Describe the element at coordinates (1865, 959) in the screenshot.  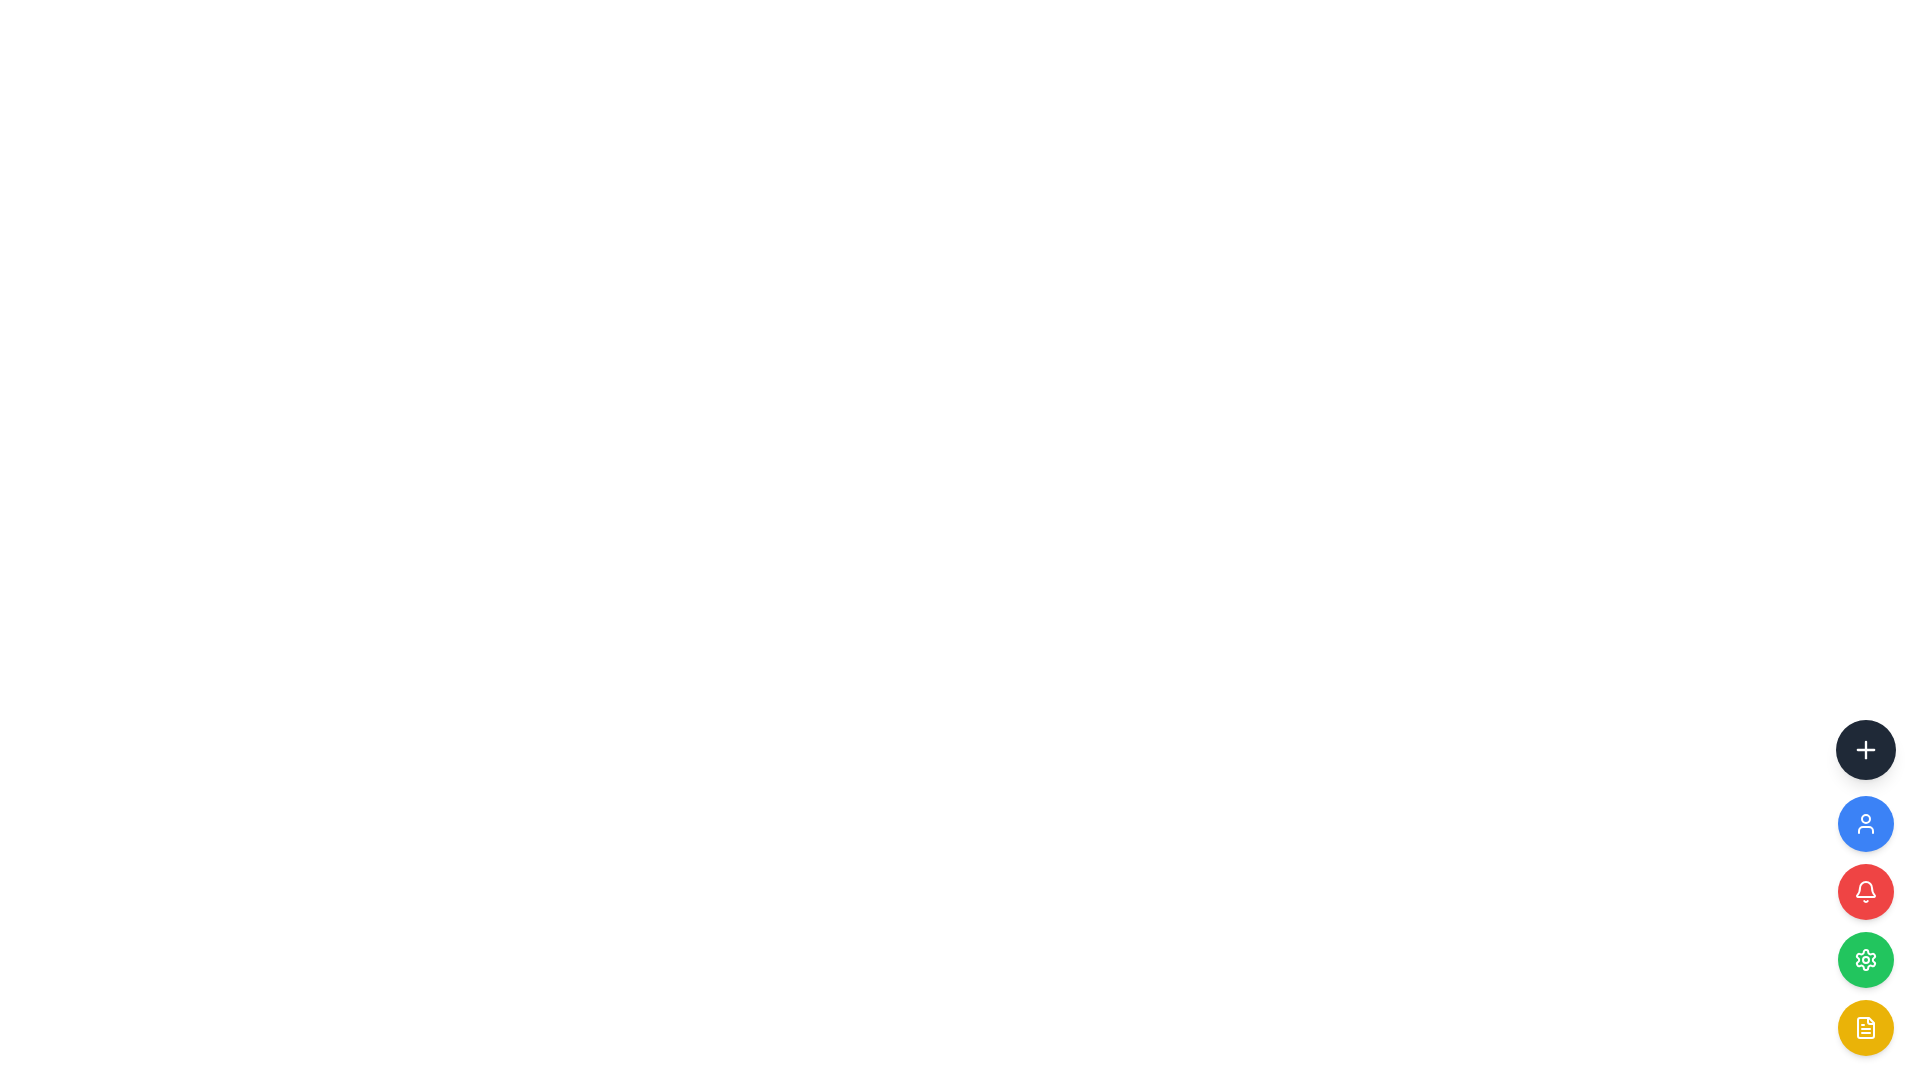
I see `the circular green button with a white gear icon` at that location.